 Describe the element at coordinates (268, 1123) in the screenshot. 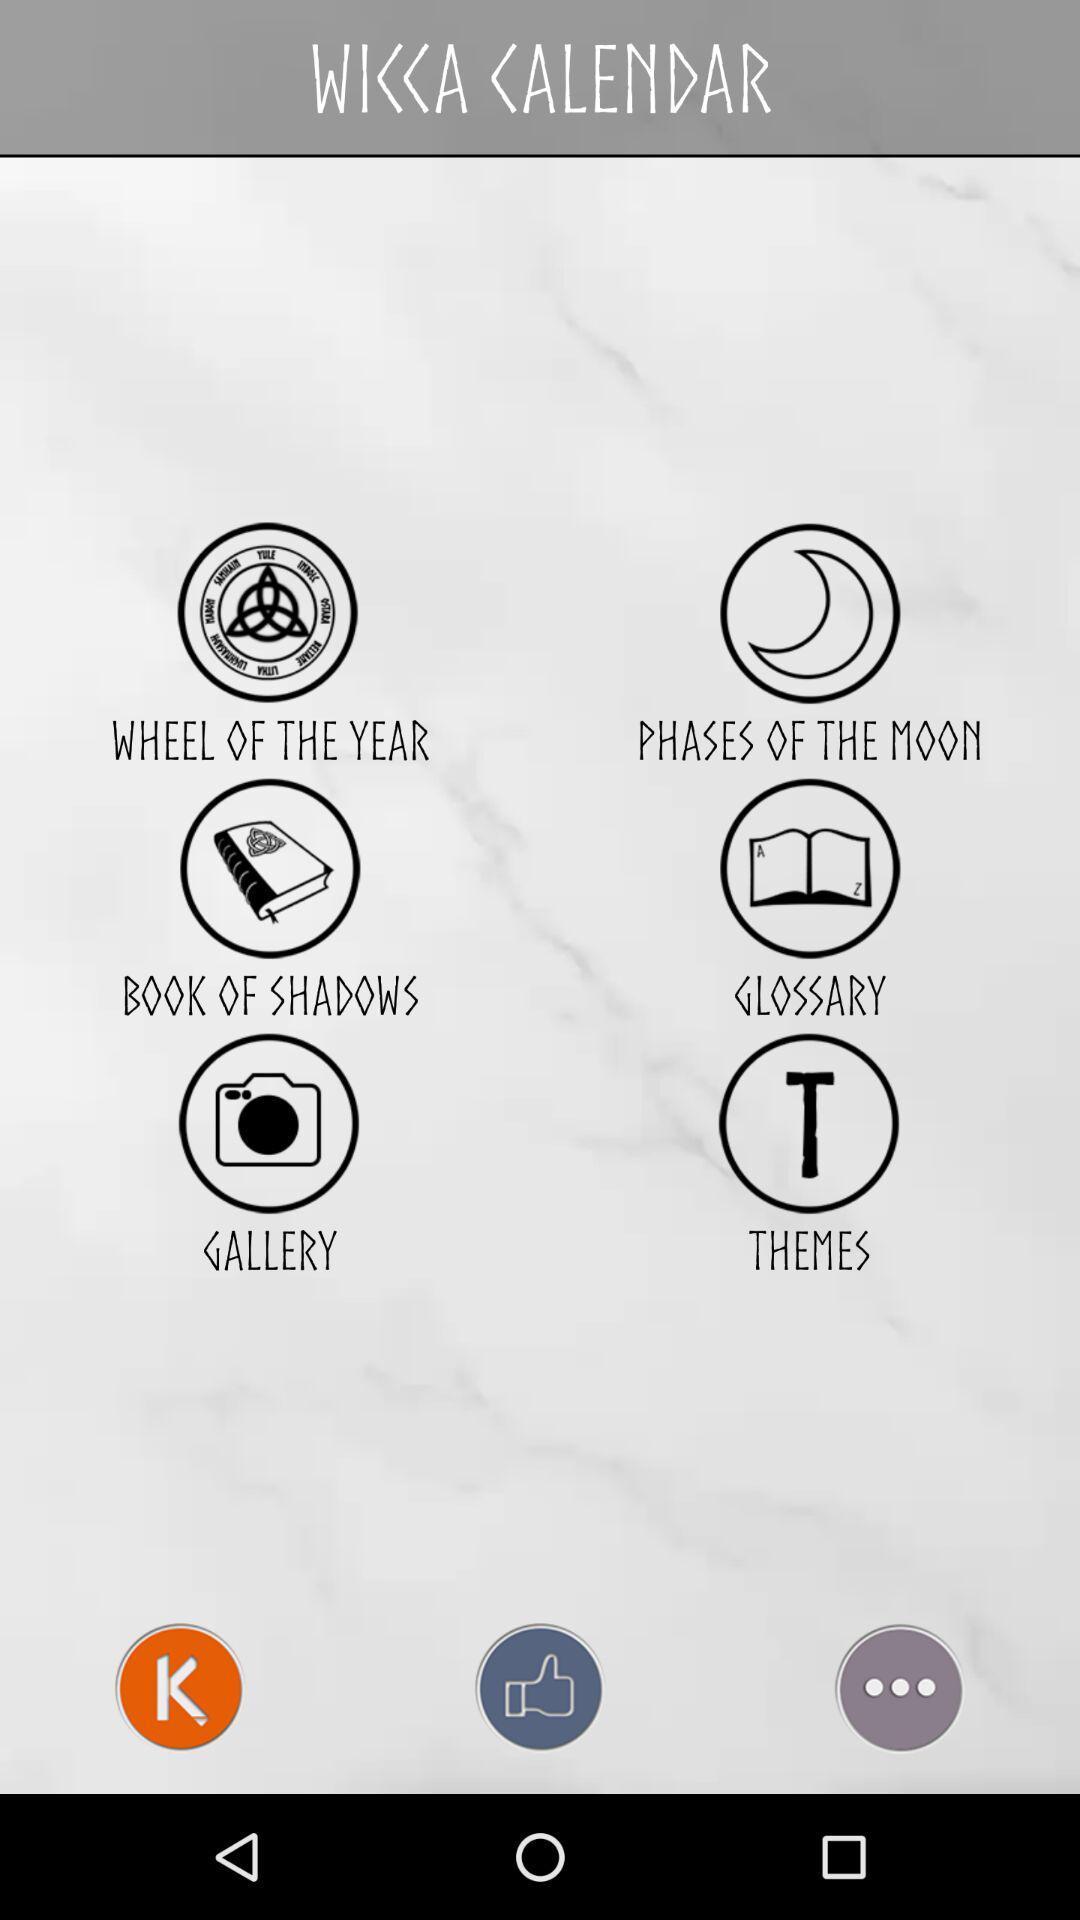

I see `access photo gallery` at that location.